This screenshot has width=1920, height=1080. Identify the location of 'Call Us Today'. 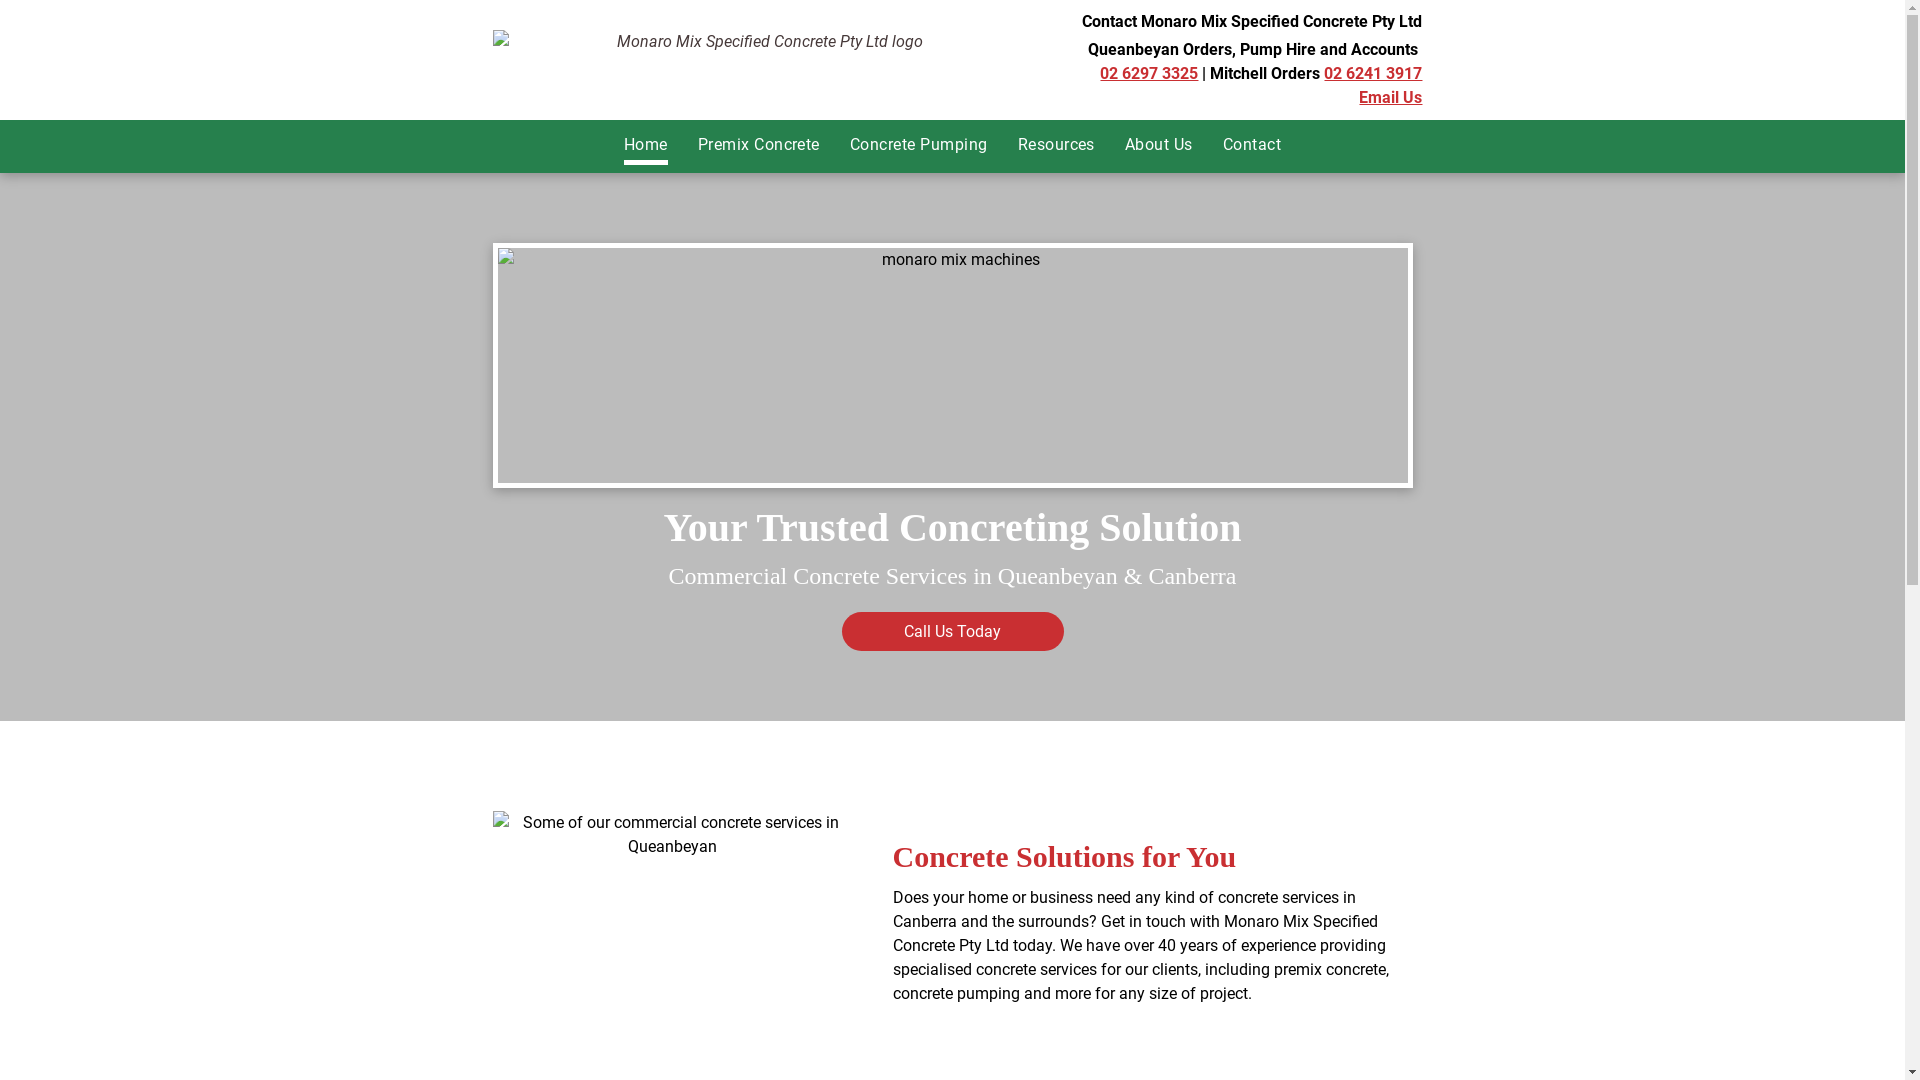
(841, 631).